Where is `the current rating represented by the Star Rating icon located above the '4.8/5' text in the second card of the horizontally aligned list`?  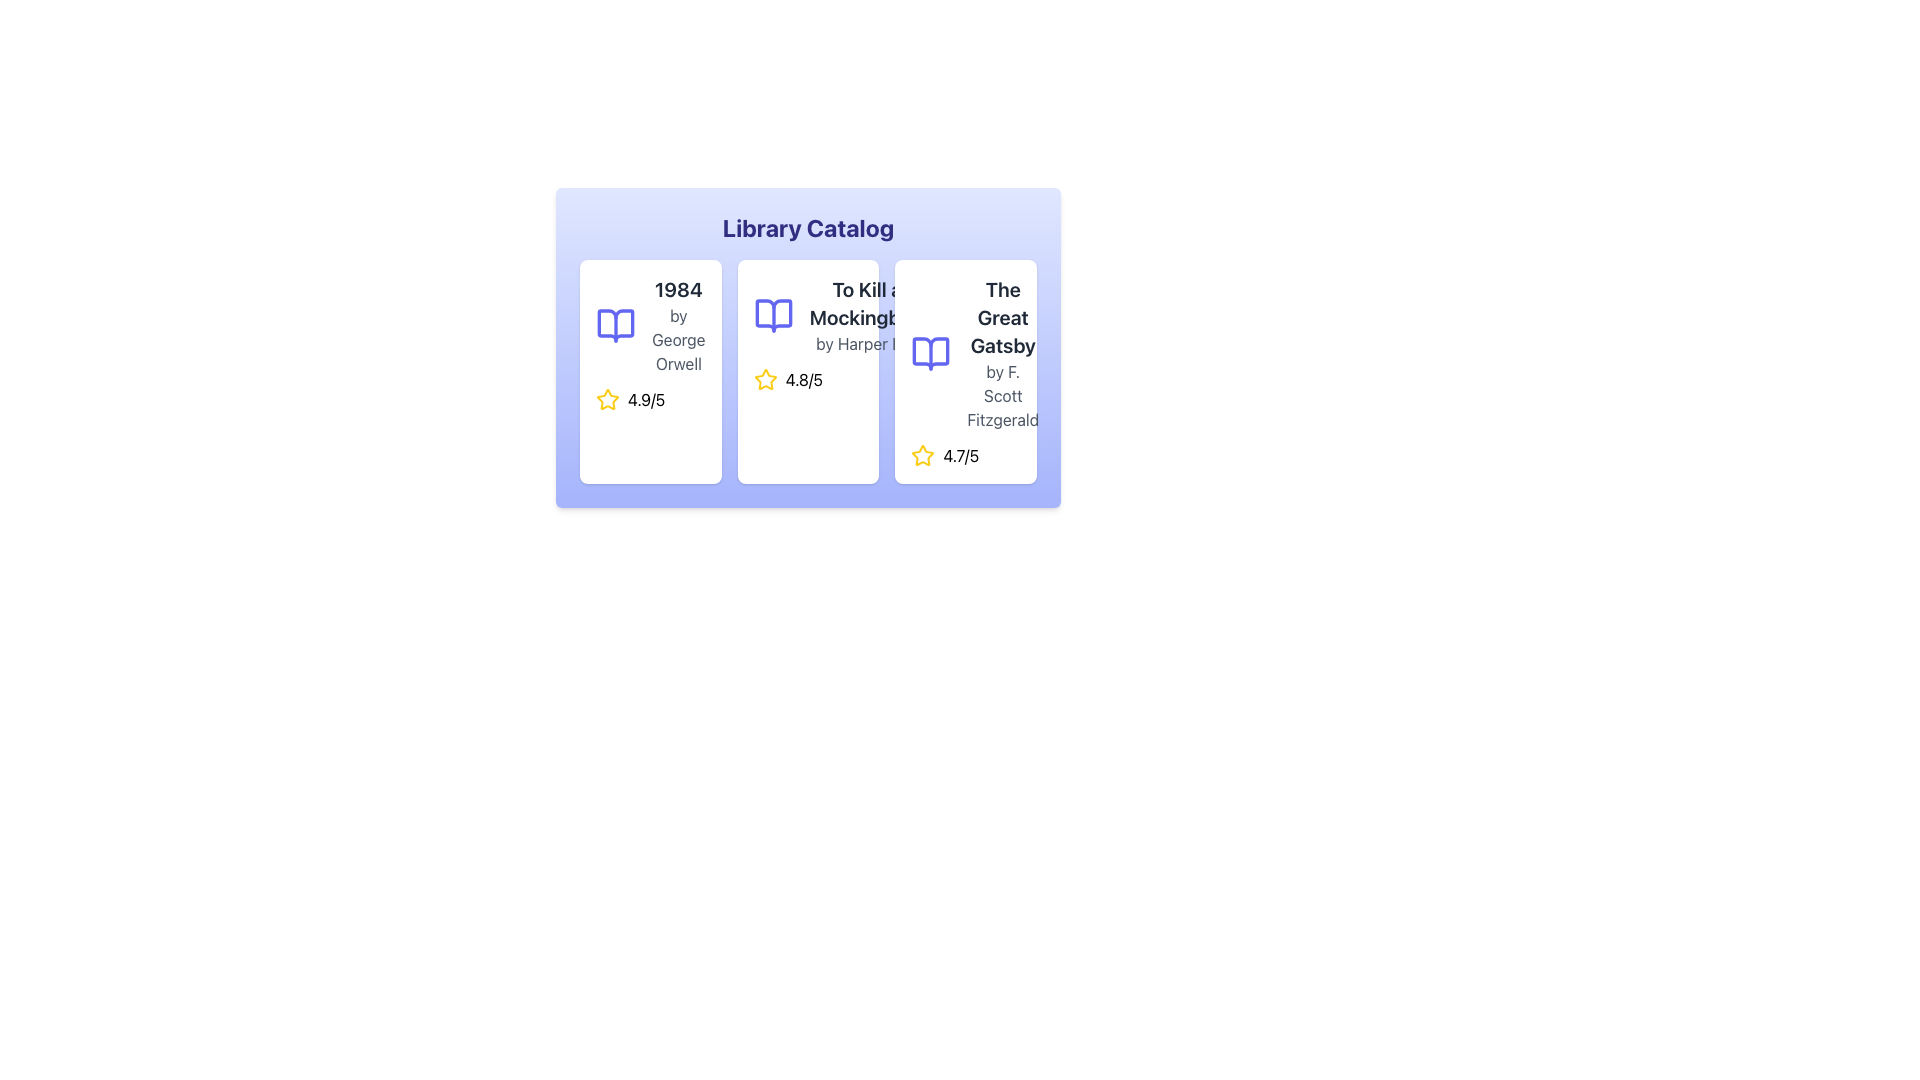 the current rating represented by the Star Rating icon located above the '4.8/5' text in the second card of the horizontally aligned list is located at coordinates (764, 380).